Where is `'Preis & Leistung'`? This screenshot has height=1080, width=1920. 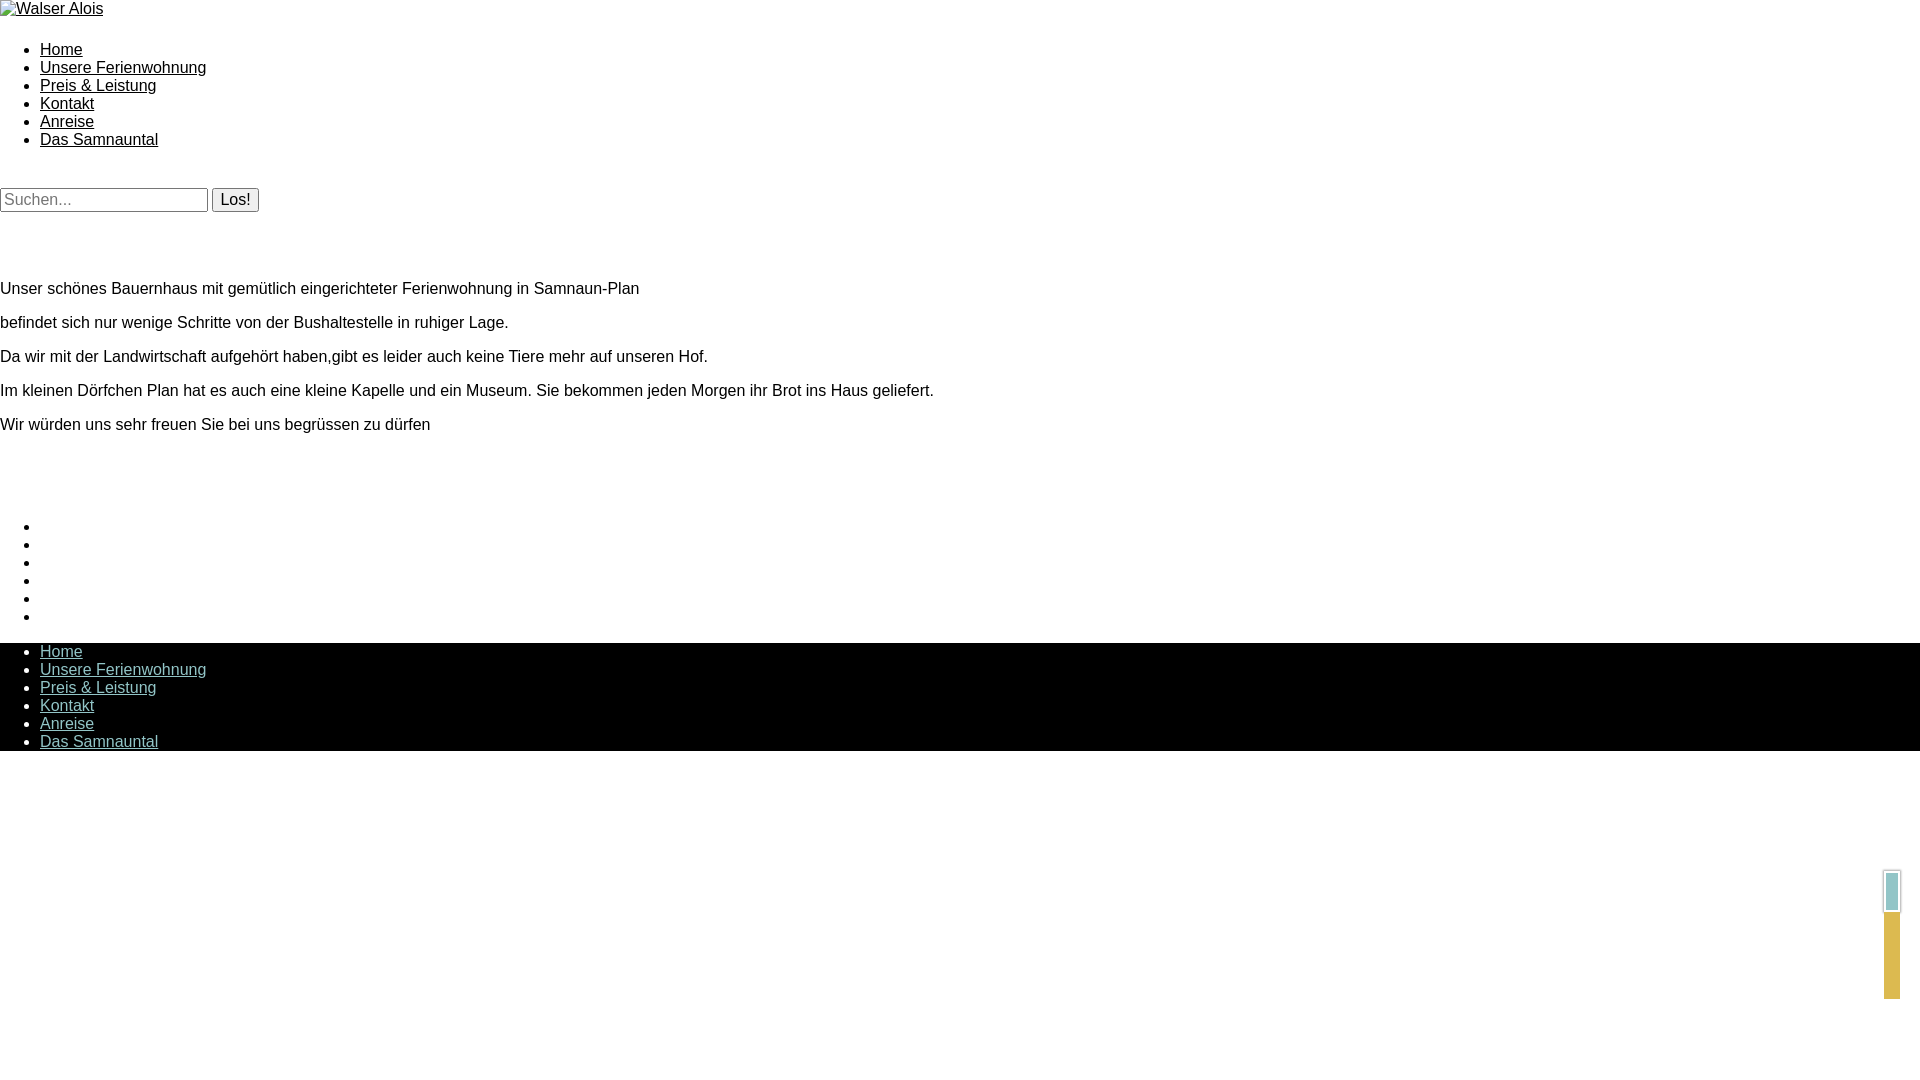
'Preis & Leistung' is located at coordinates (97, 686).